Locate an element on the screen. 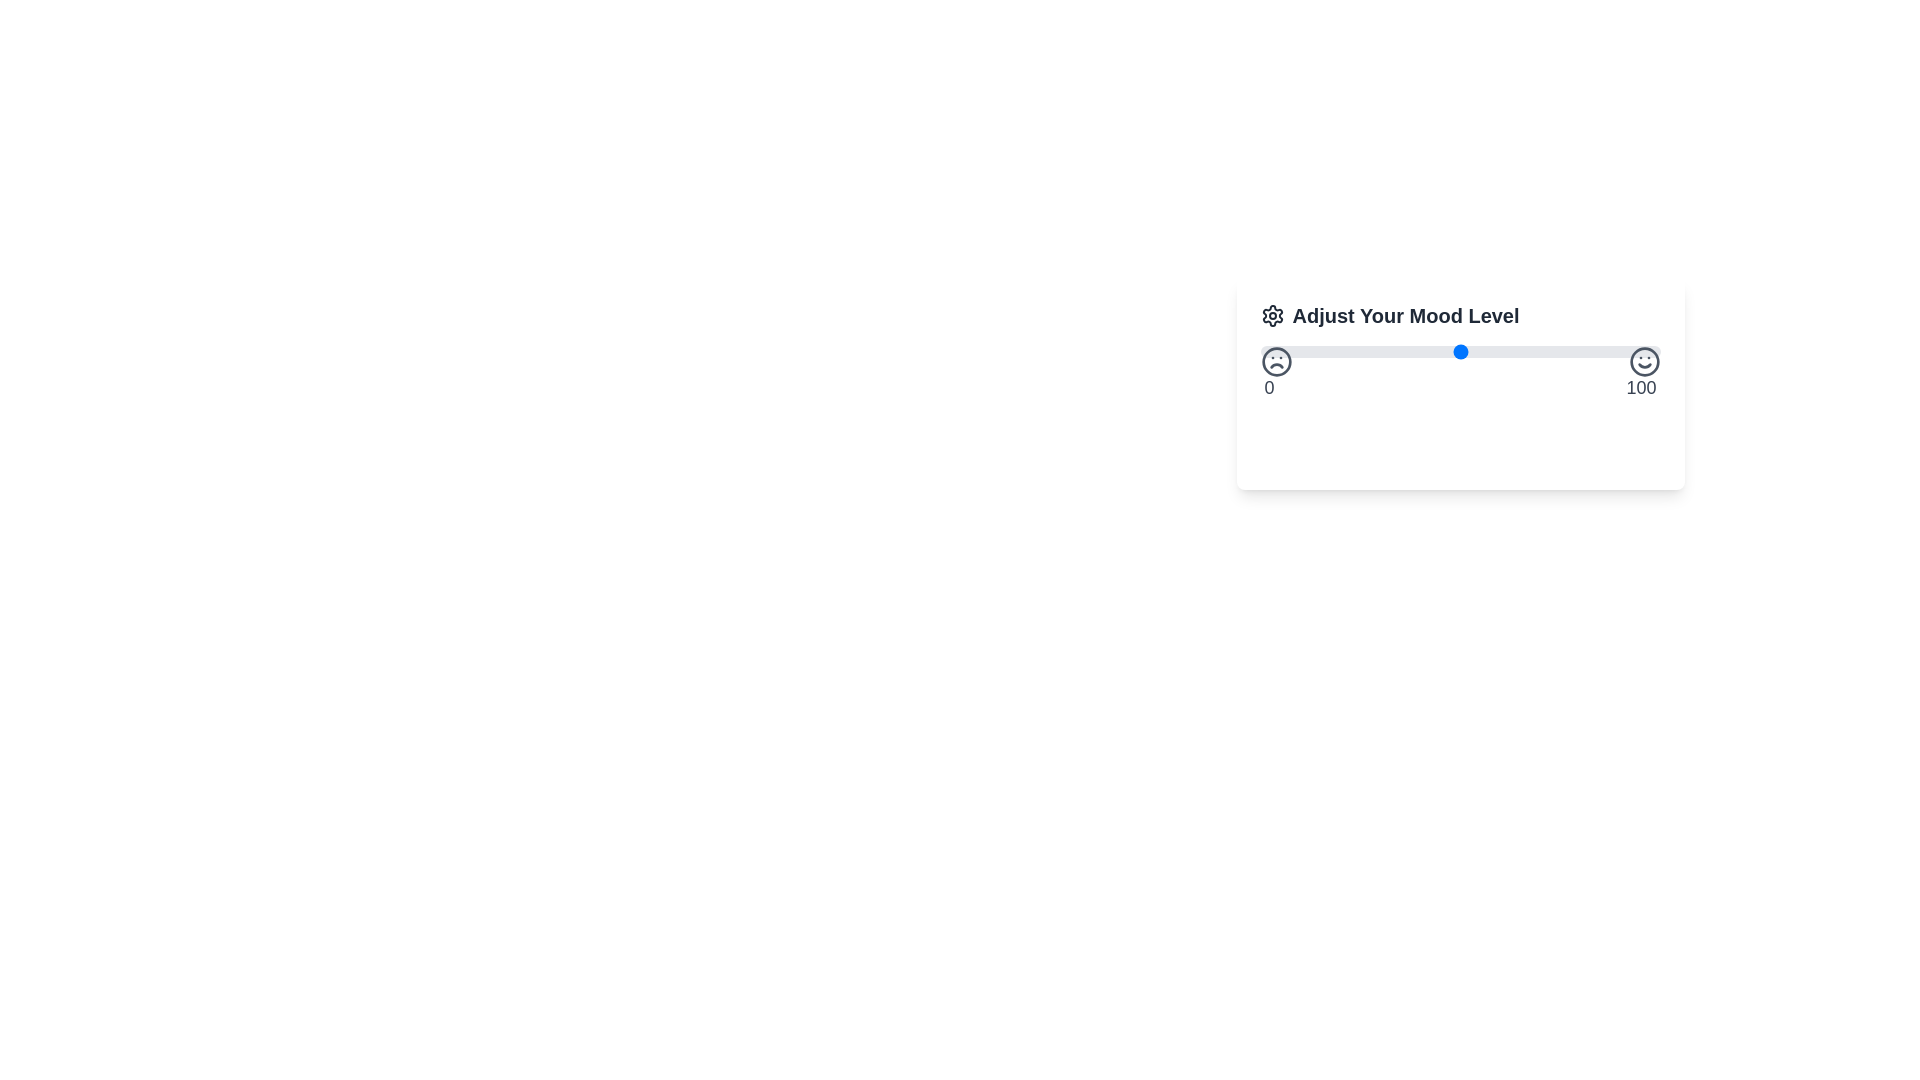 The height and width of the screenshot is (1080, 1920). the icon representing the lowest possible mood level on the leftmost side of the horizontal mood slider, adjacent to the numeric value '0' is located at coordinates (1275, 362).